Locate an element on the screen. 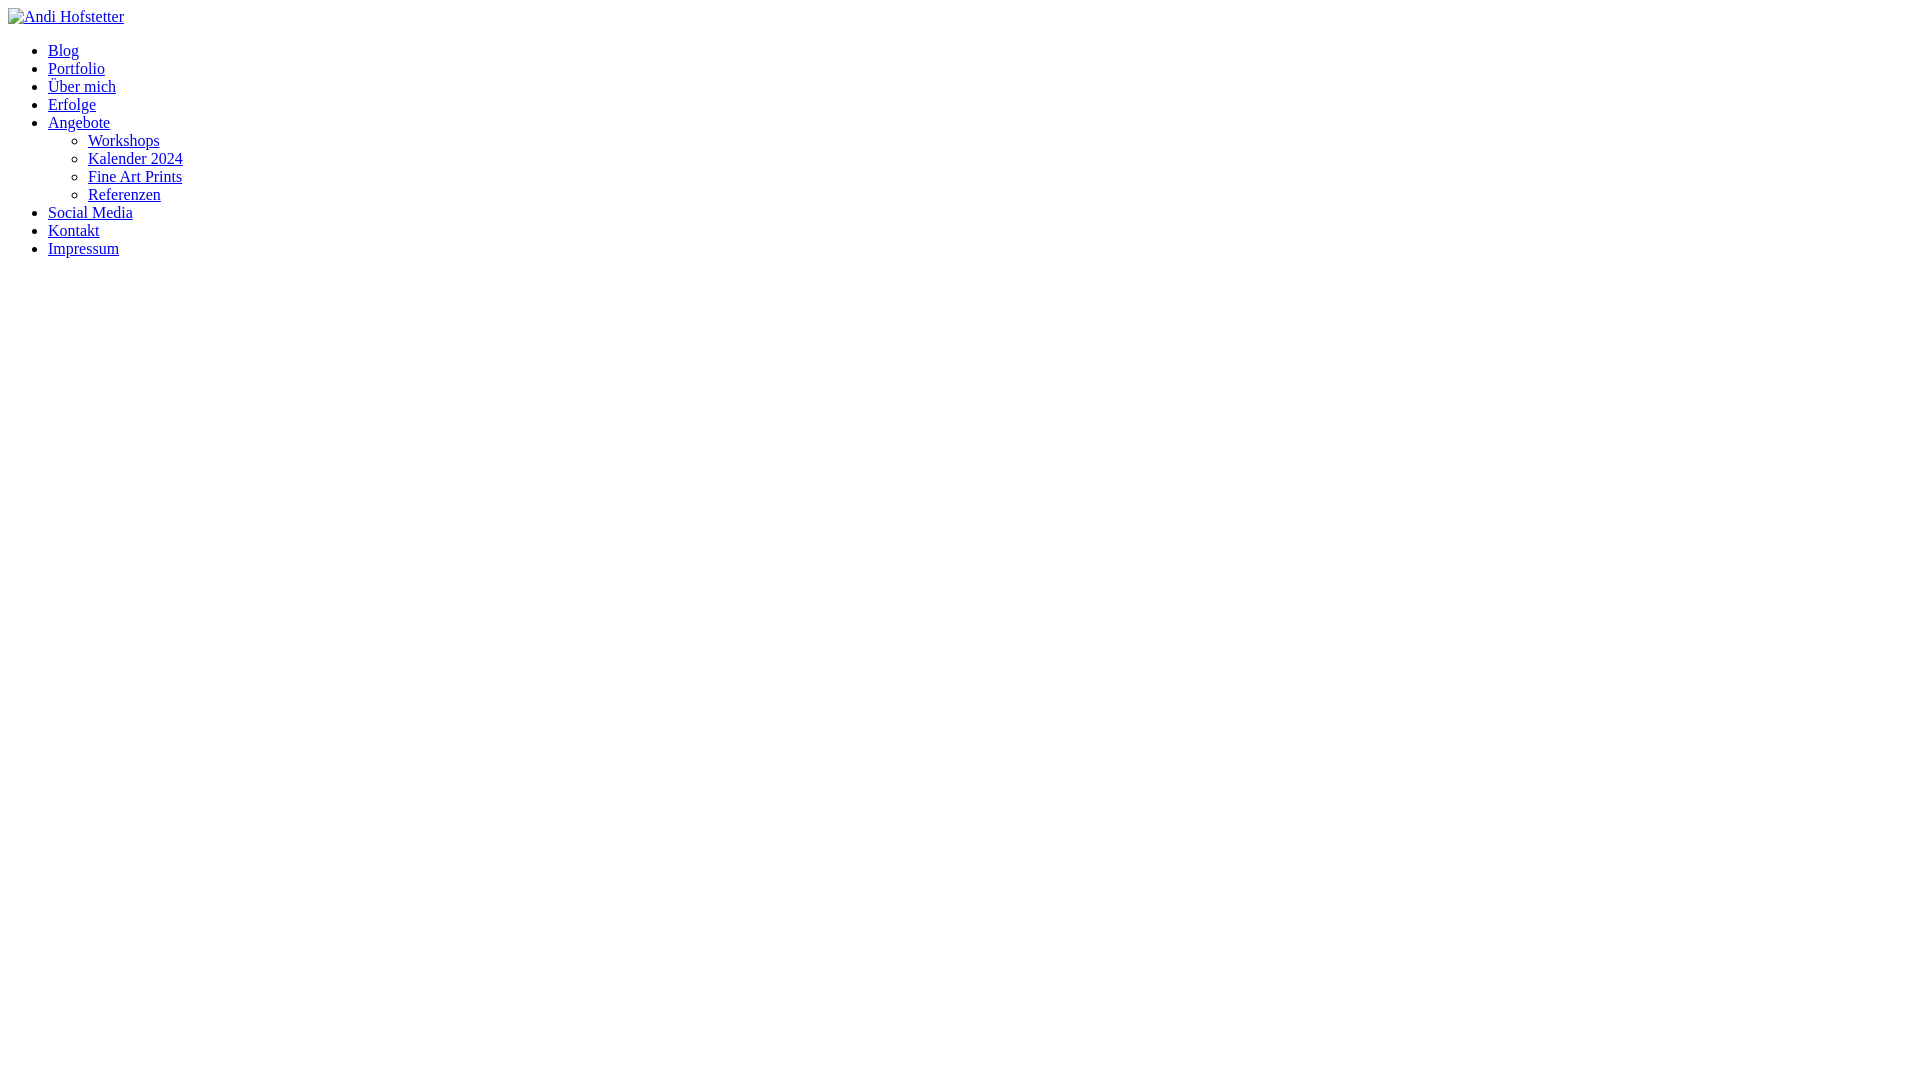 The width and height of the screenshot is (1920, 1080). 'Social Media' is located at coordinates (48, 212).